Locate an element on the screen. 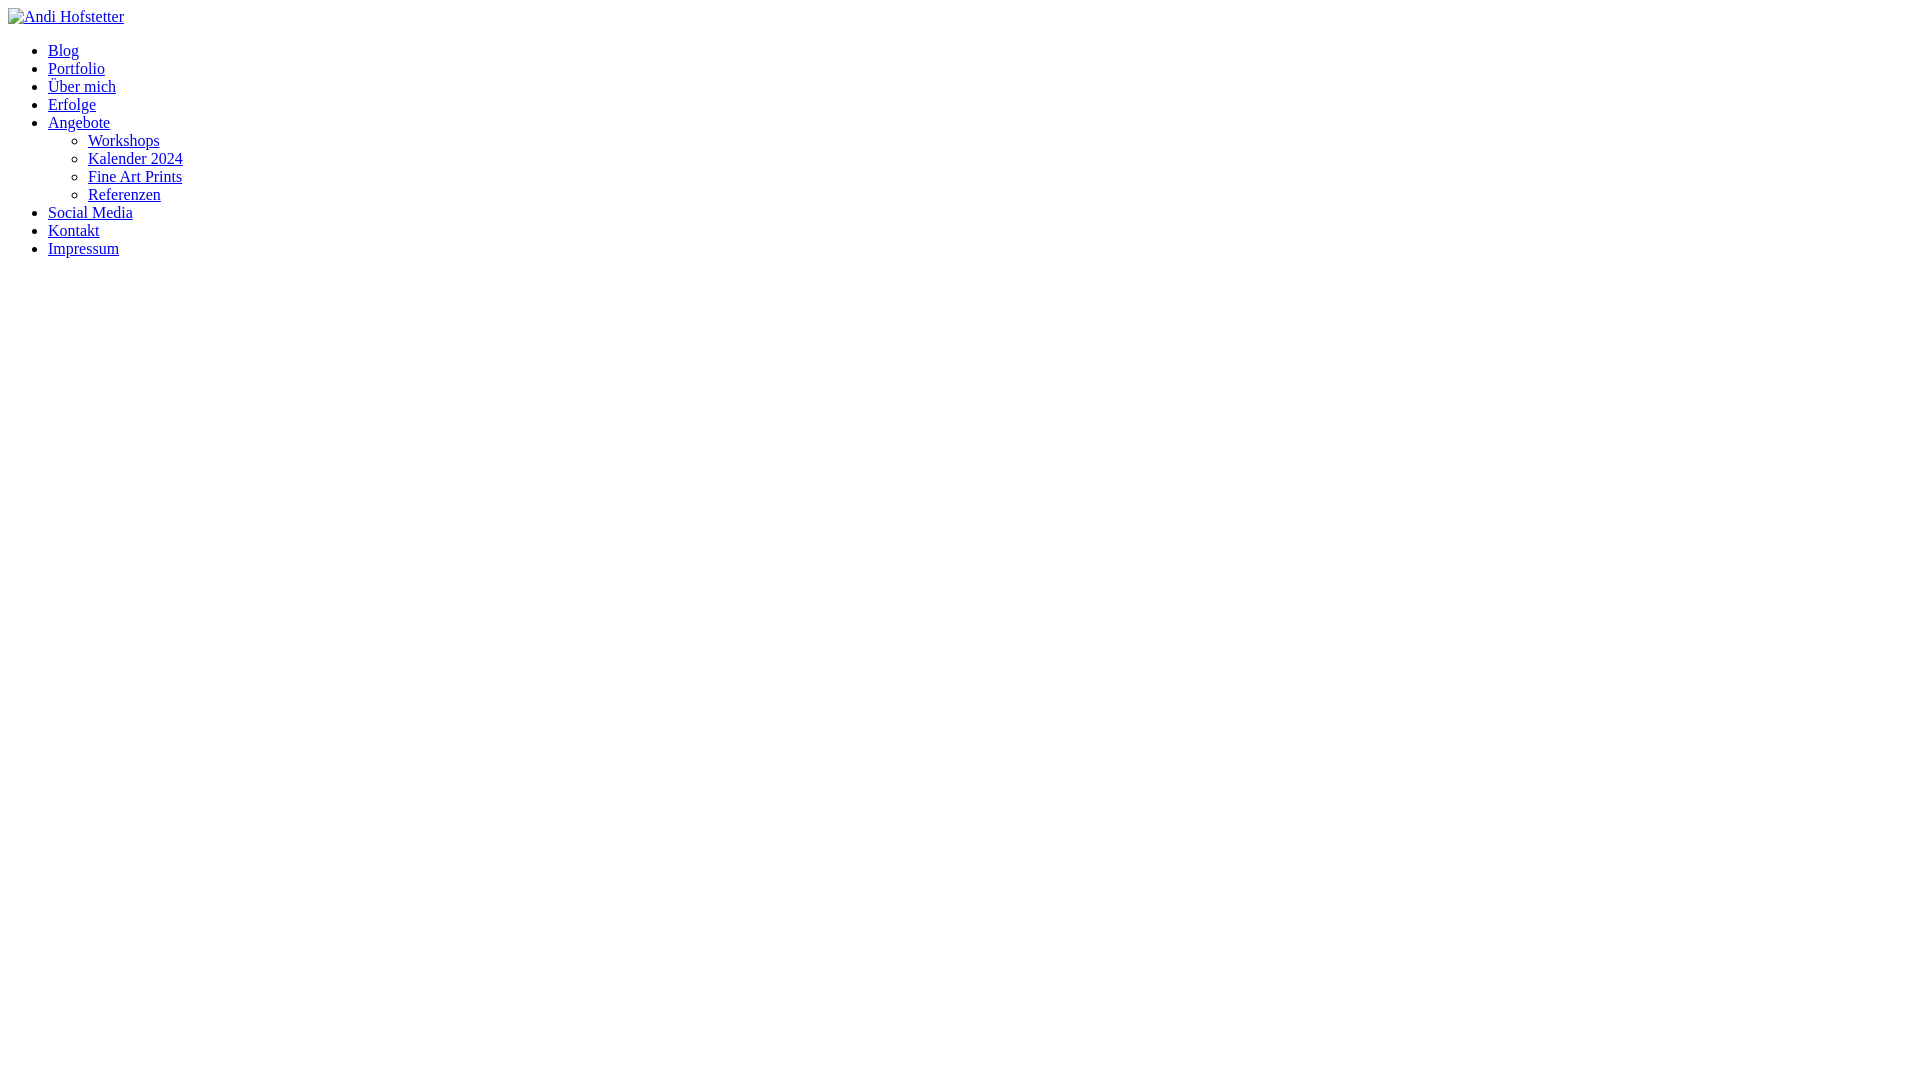 The width and height of the screenshot is (1920, 1080). 'Social Media' is located at coordinates (48, 212).